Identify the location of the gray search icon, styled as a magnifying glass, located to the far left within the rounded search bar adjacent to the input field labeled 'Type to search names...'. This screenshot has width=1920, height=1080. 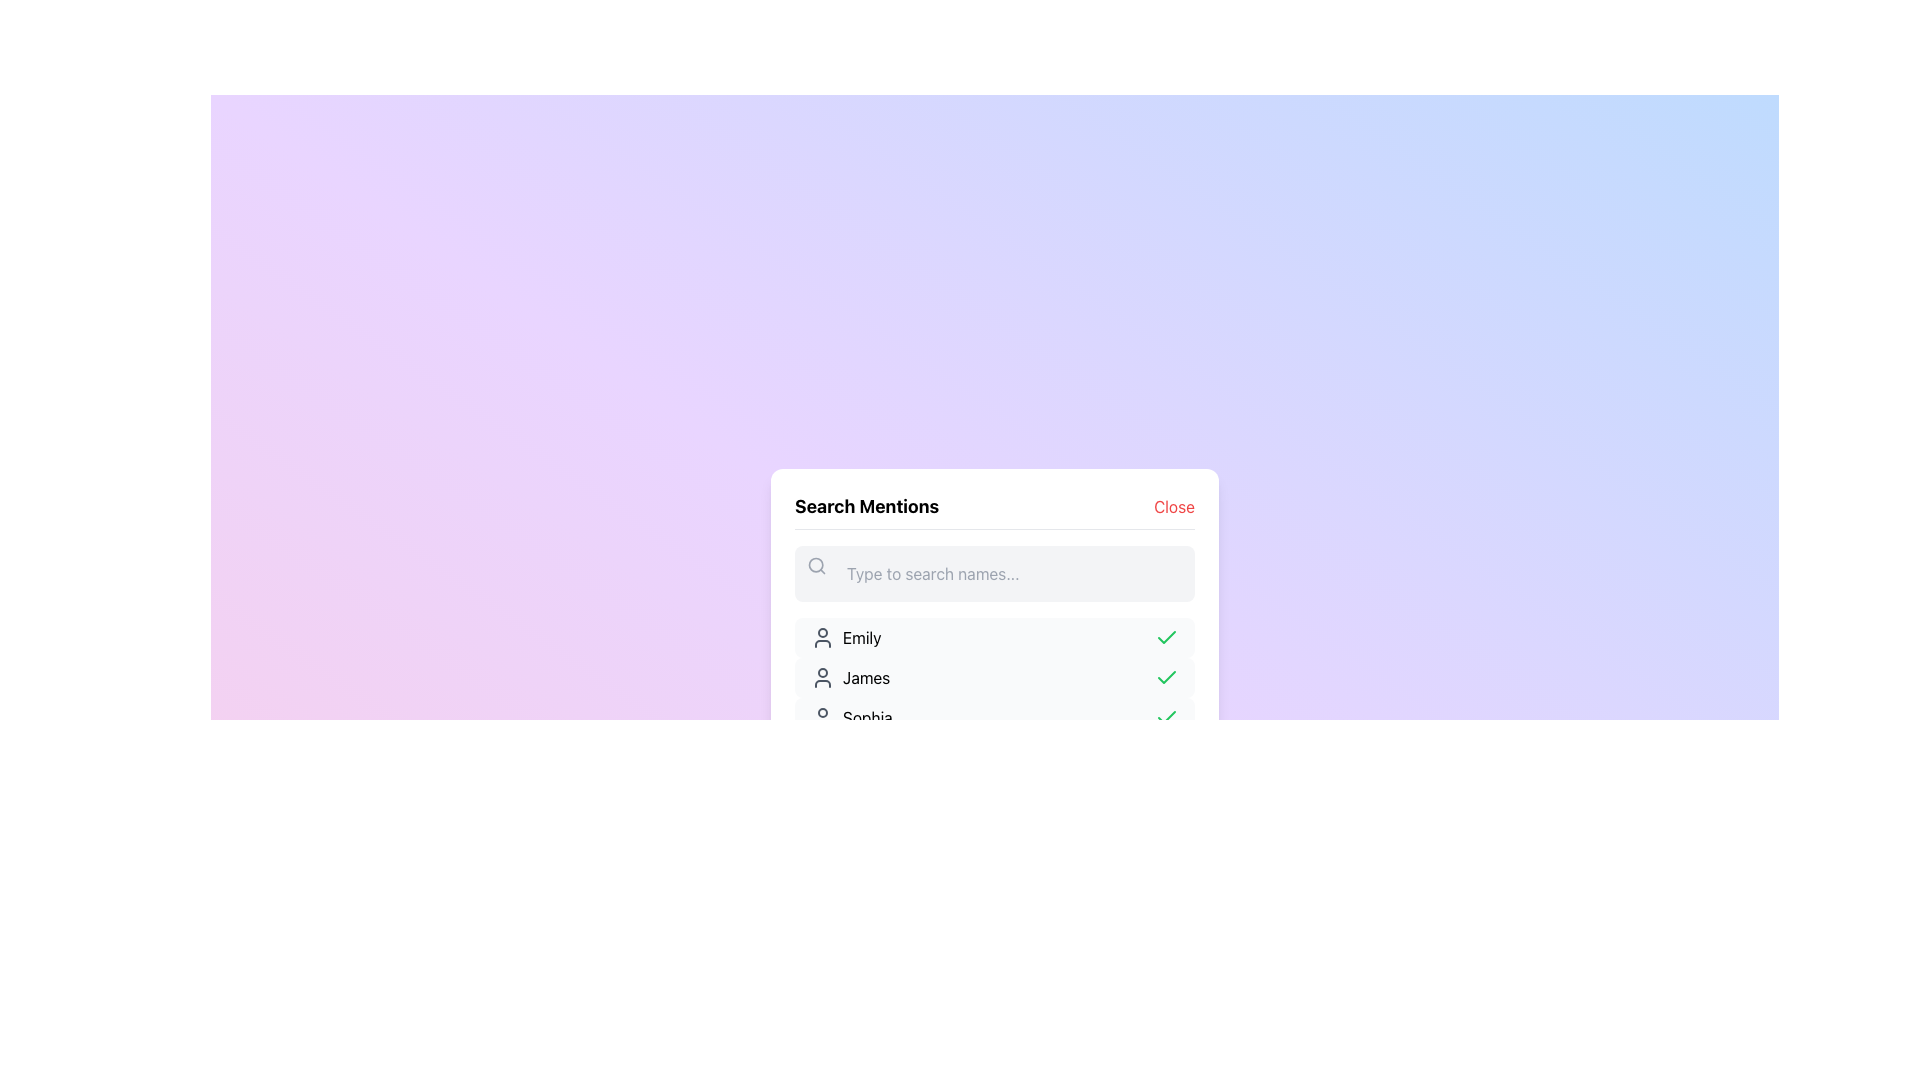
(816, 564).